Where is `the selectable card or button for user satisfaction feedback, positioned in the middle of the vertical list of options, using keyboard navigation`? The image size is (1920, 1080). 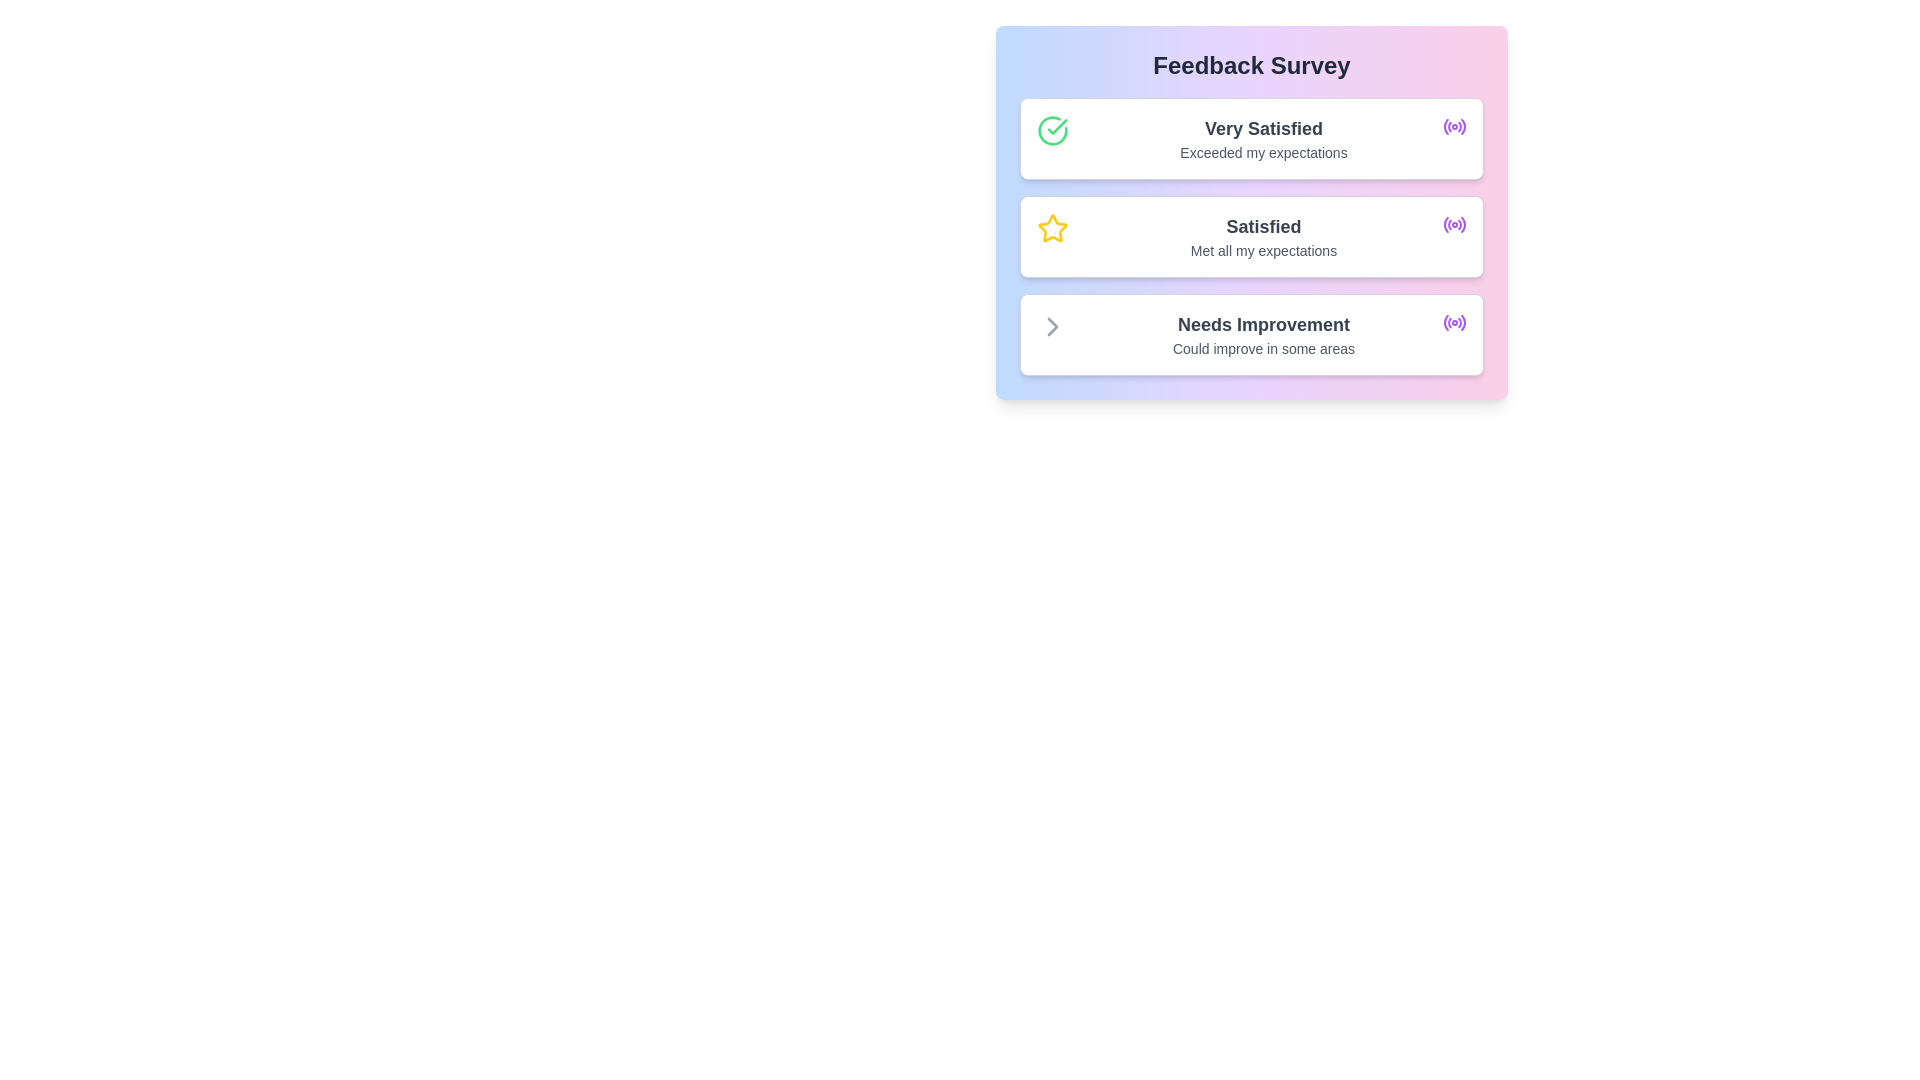 the selectable card or button for user satisfaction feedback, positioned in the middle of the vertical list of options, using keyboard navigation is located at coordinates (1251, 235).